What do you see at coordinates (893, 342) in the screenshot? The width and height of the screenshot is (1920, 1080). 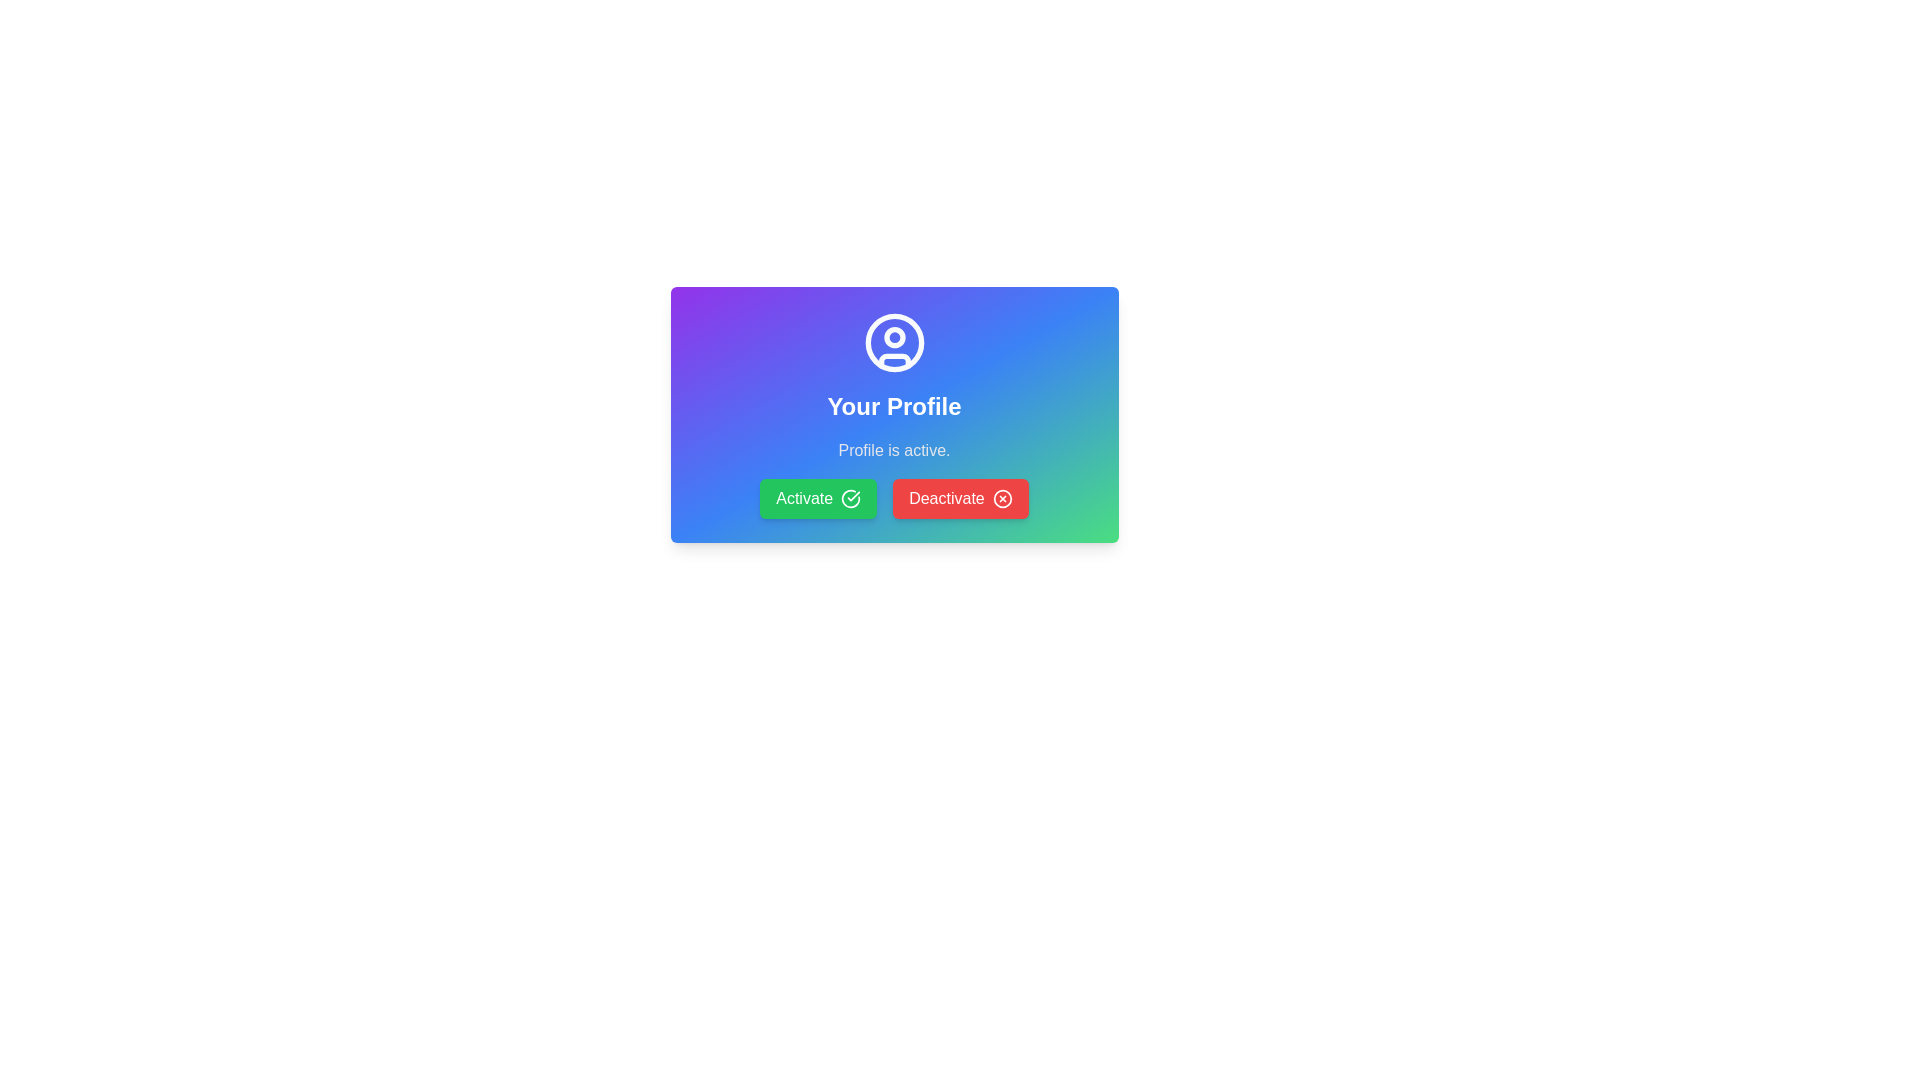 I see `the user profile icon located in the central region of the card layout, directly above the 'Your Profile' title` at bounding box center [893, 342].